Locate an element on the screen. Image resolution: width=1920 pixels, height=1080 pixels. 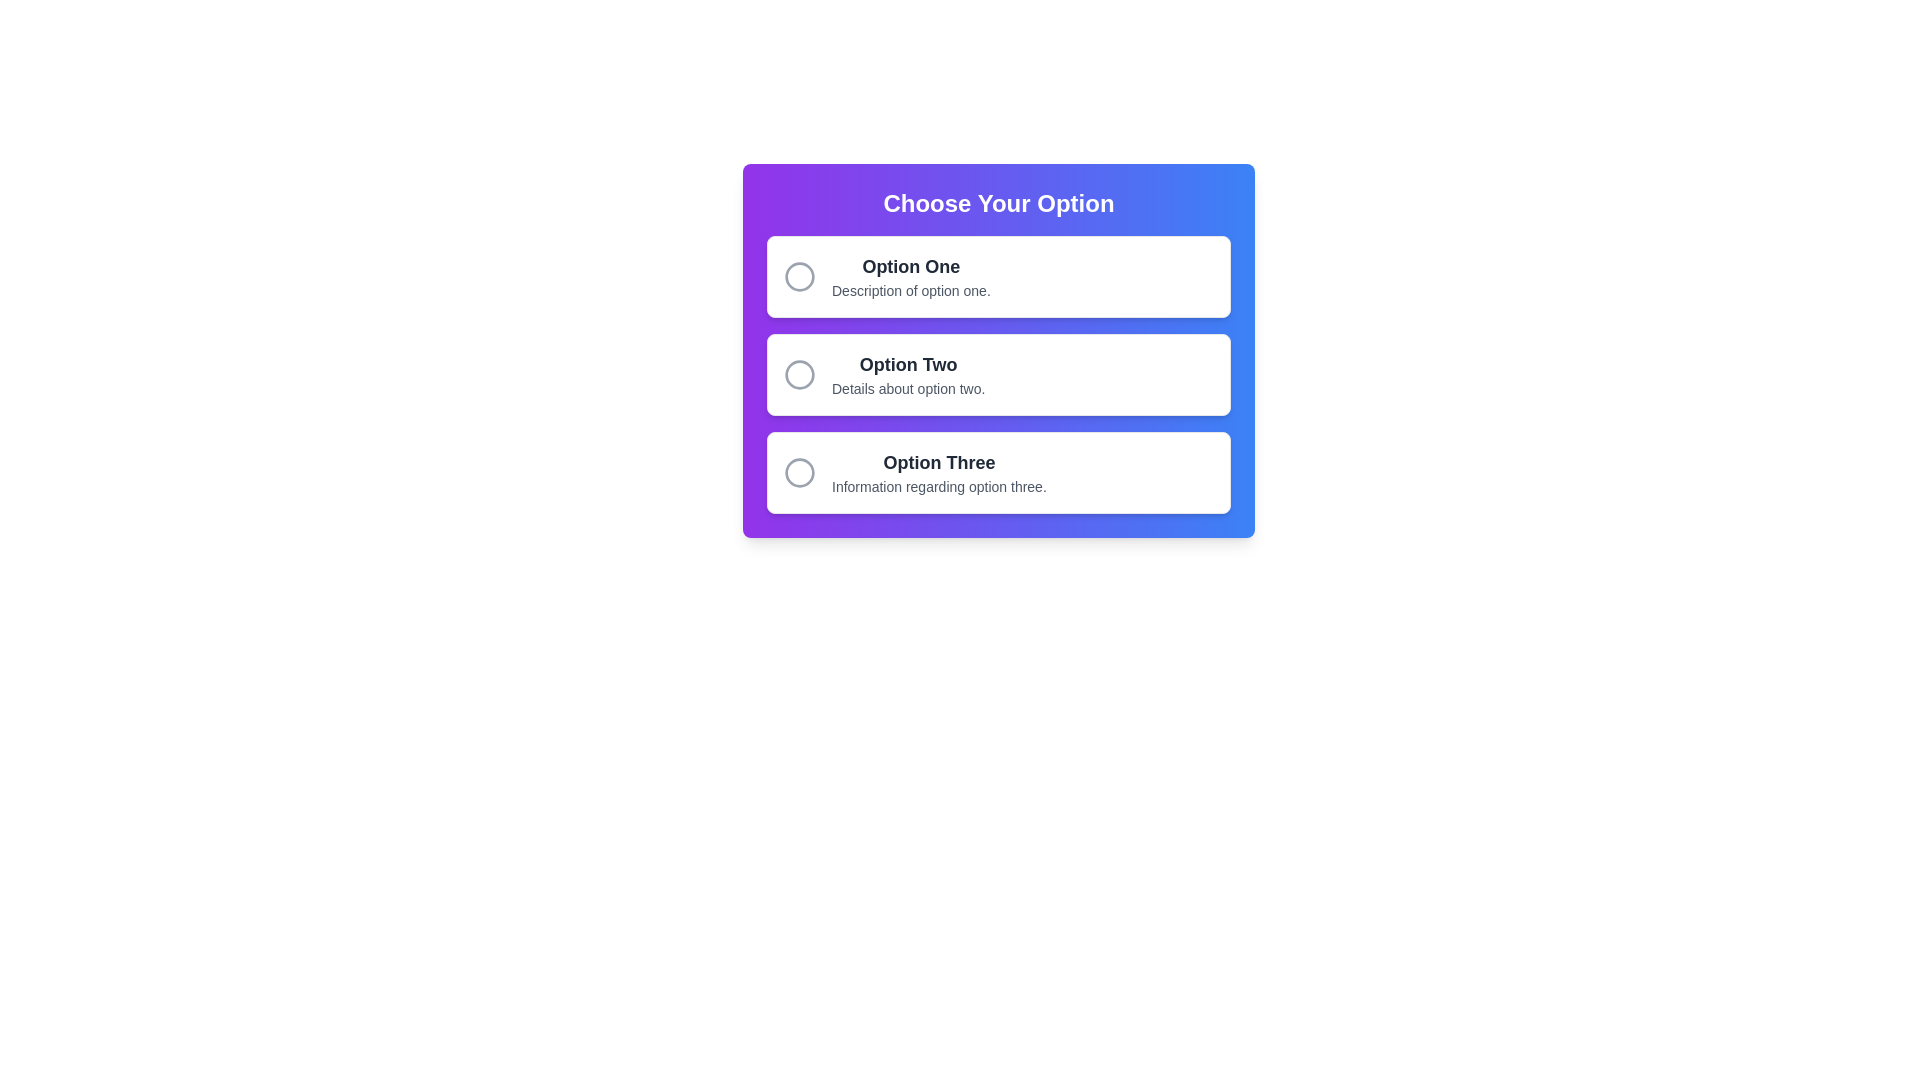
the static text label that serves as the title for the second selectable option in the list, positioned directly above the description 'Details about option two.' is located at coordinates (907, 365).